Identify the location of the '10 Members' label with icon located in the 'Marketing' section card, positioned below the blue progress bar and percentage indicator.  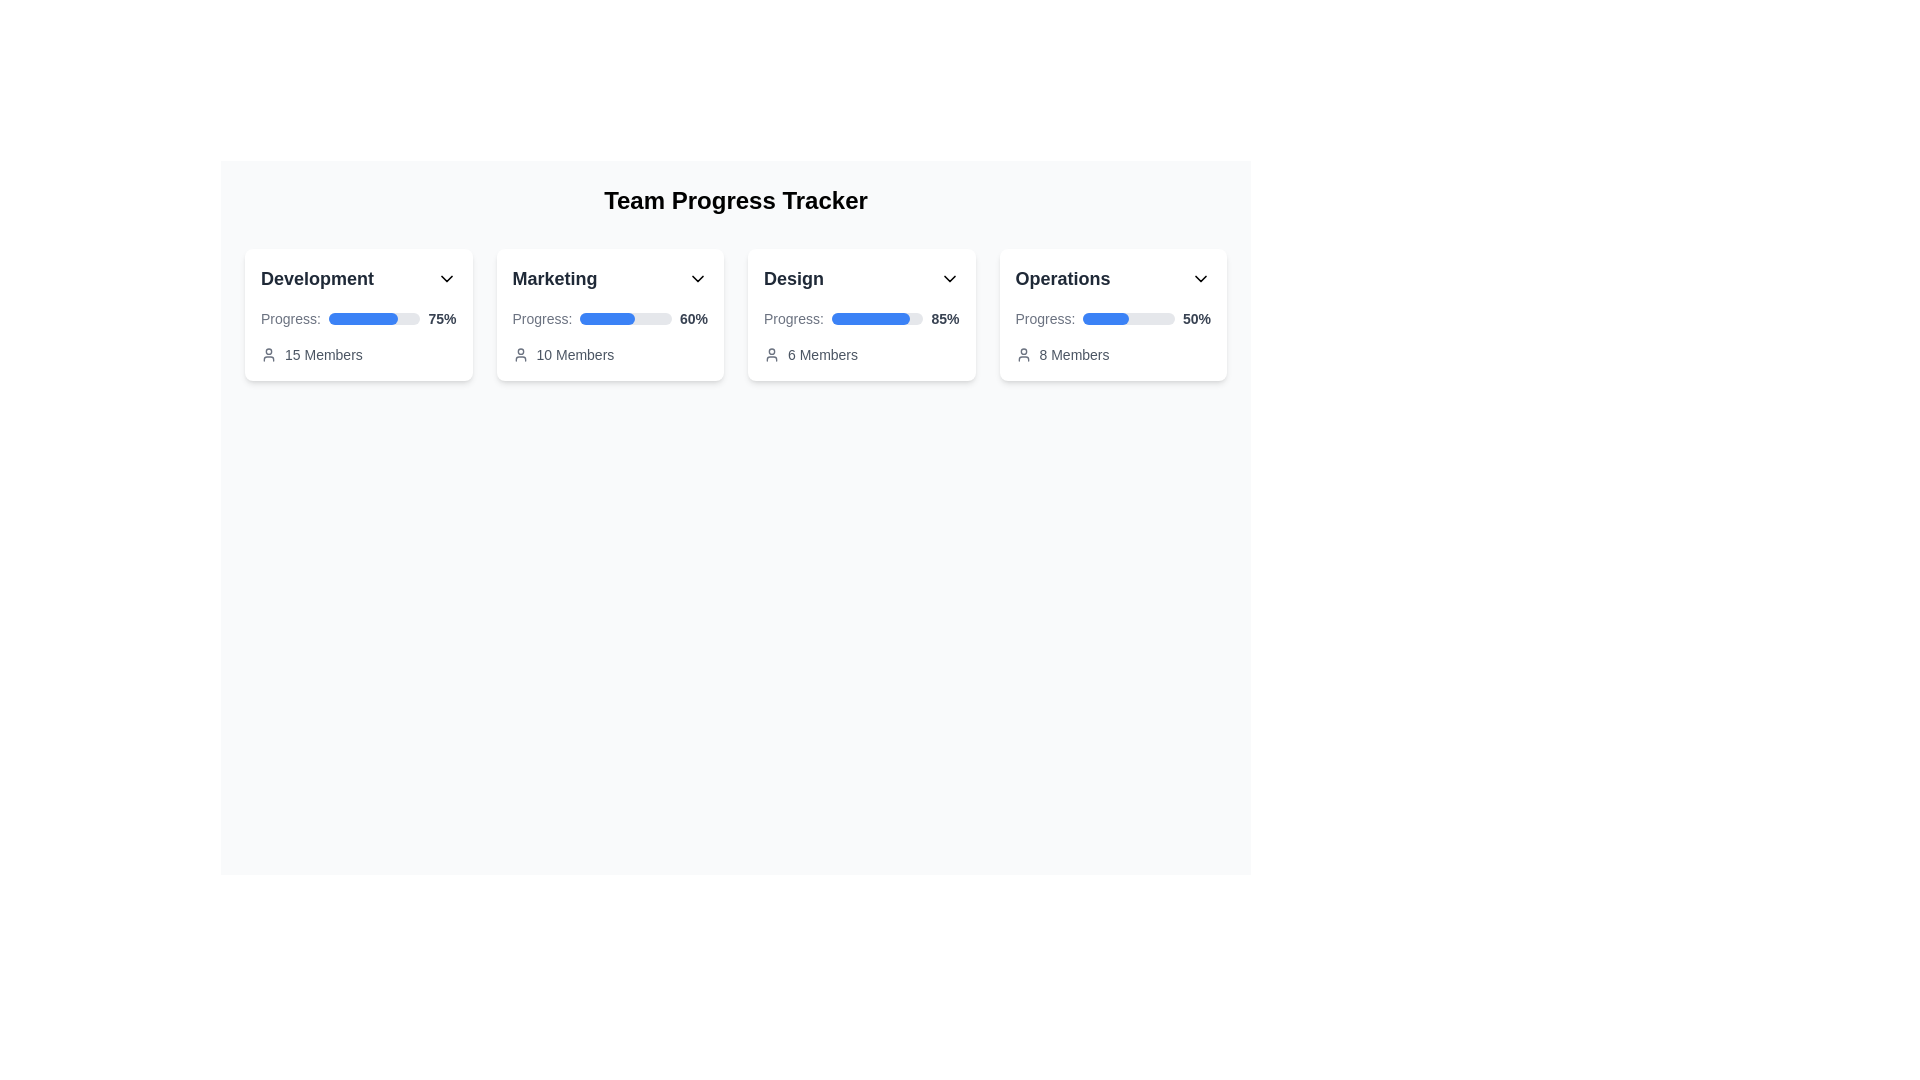
(609, 353).